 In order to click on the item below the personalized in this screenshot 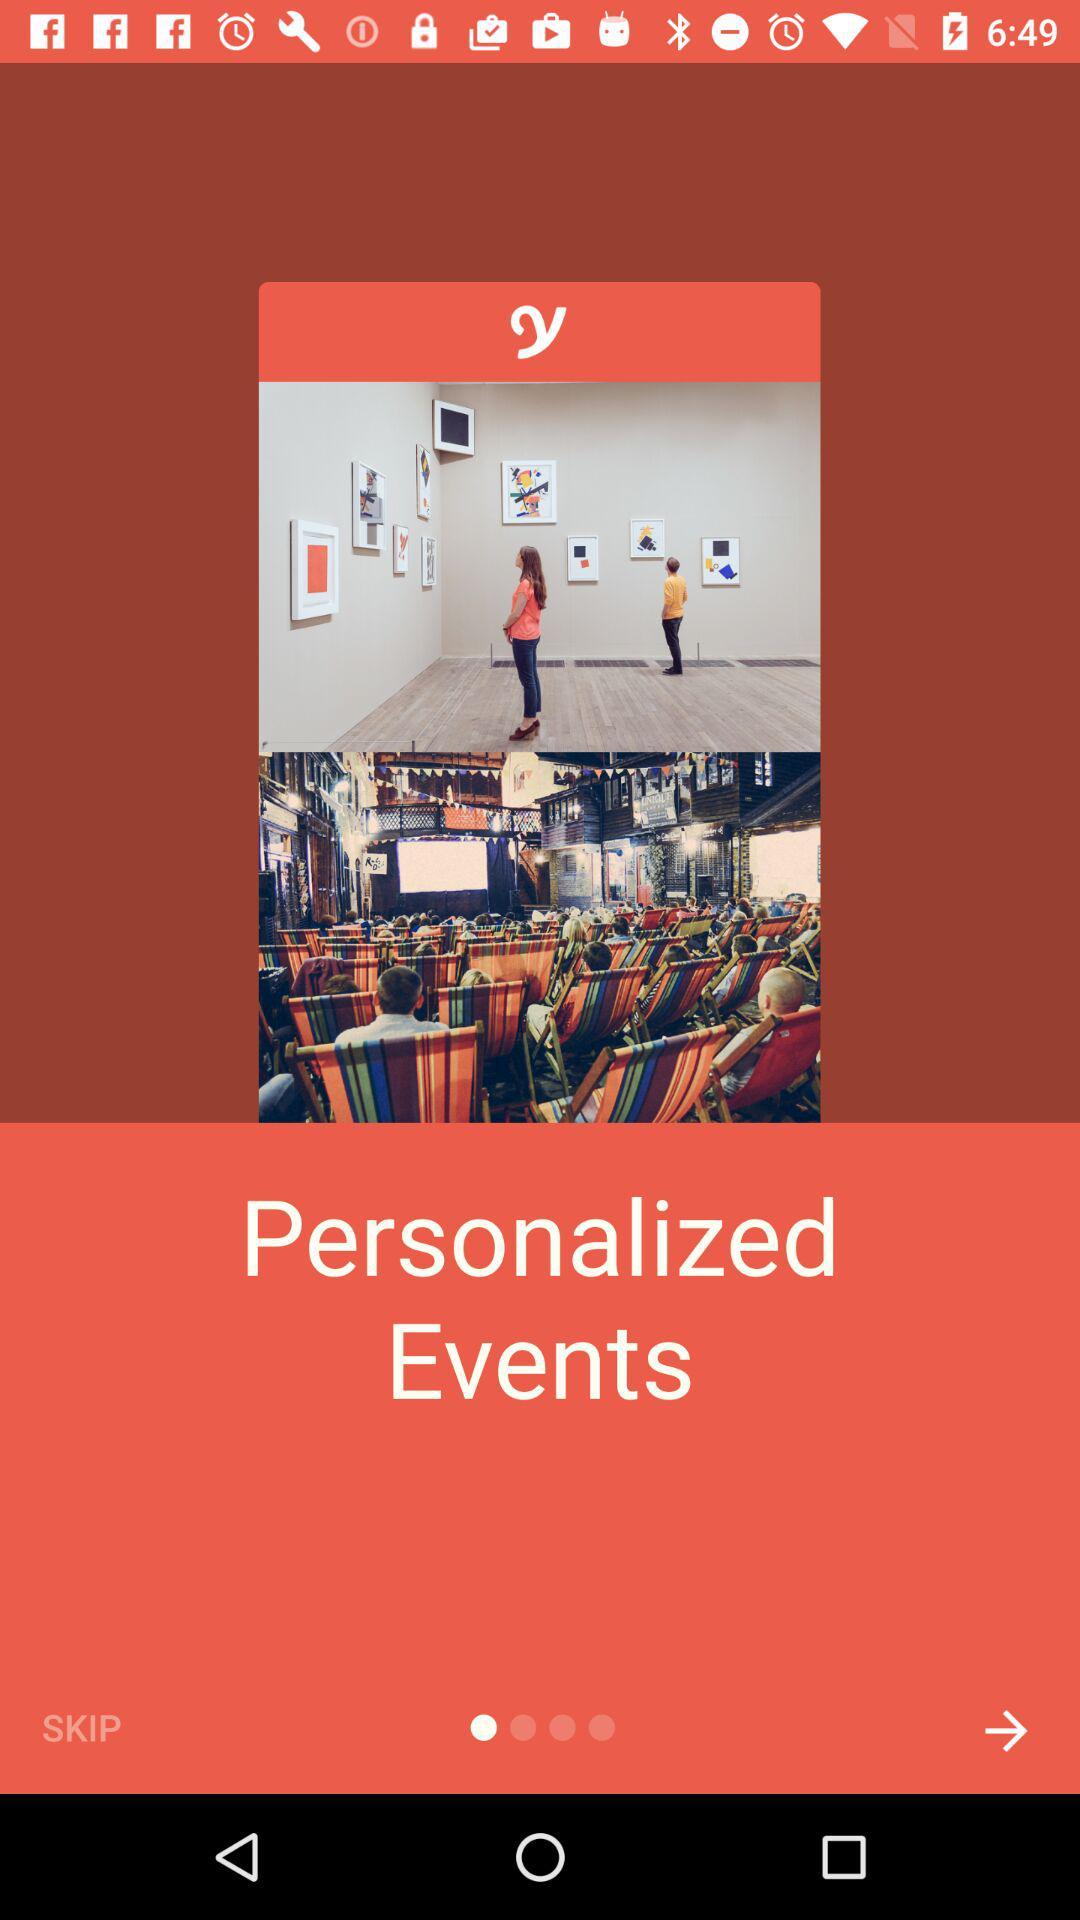, I will do `click(115, 1726)`.